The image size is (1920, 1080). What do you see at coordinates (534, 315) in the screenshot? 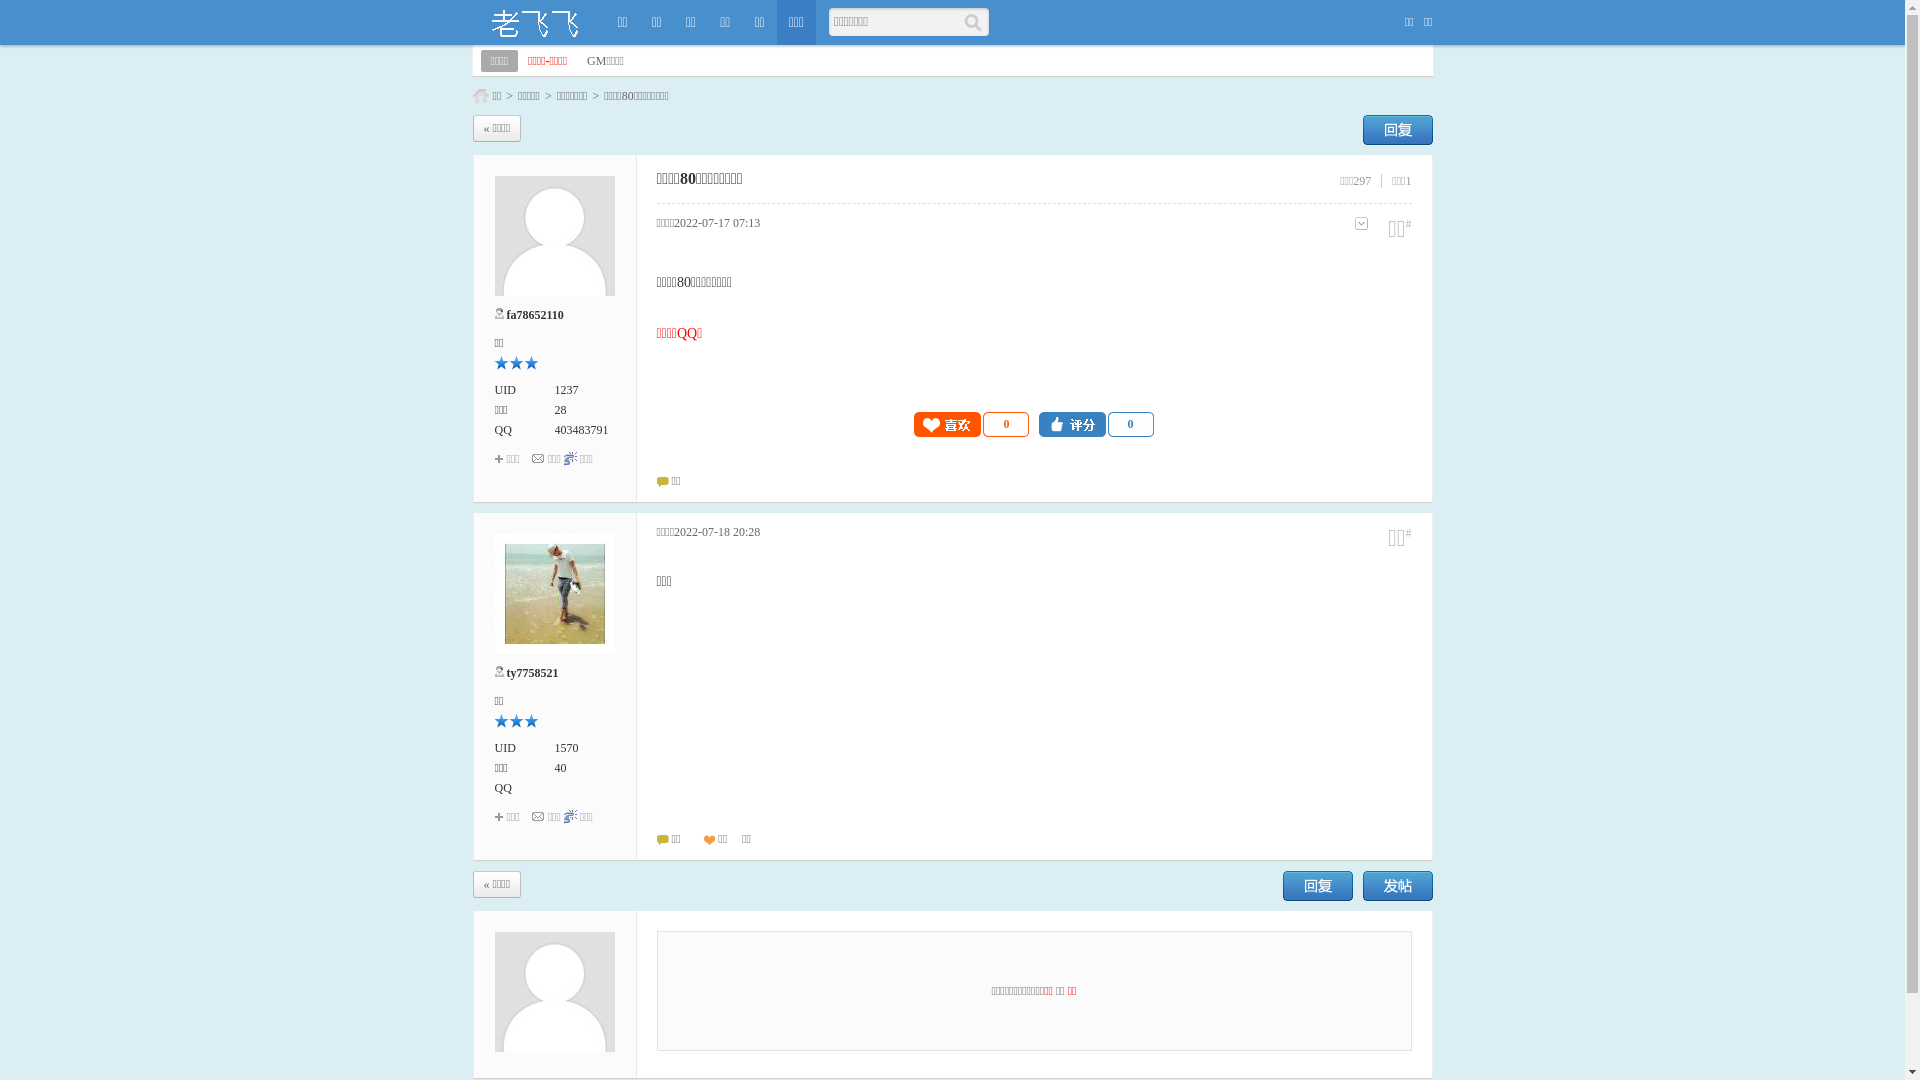
I see `'fa78652110'` at bounding box center [534, 315].